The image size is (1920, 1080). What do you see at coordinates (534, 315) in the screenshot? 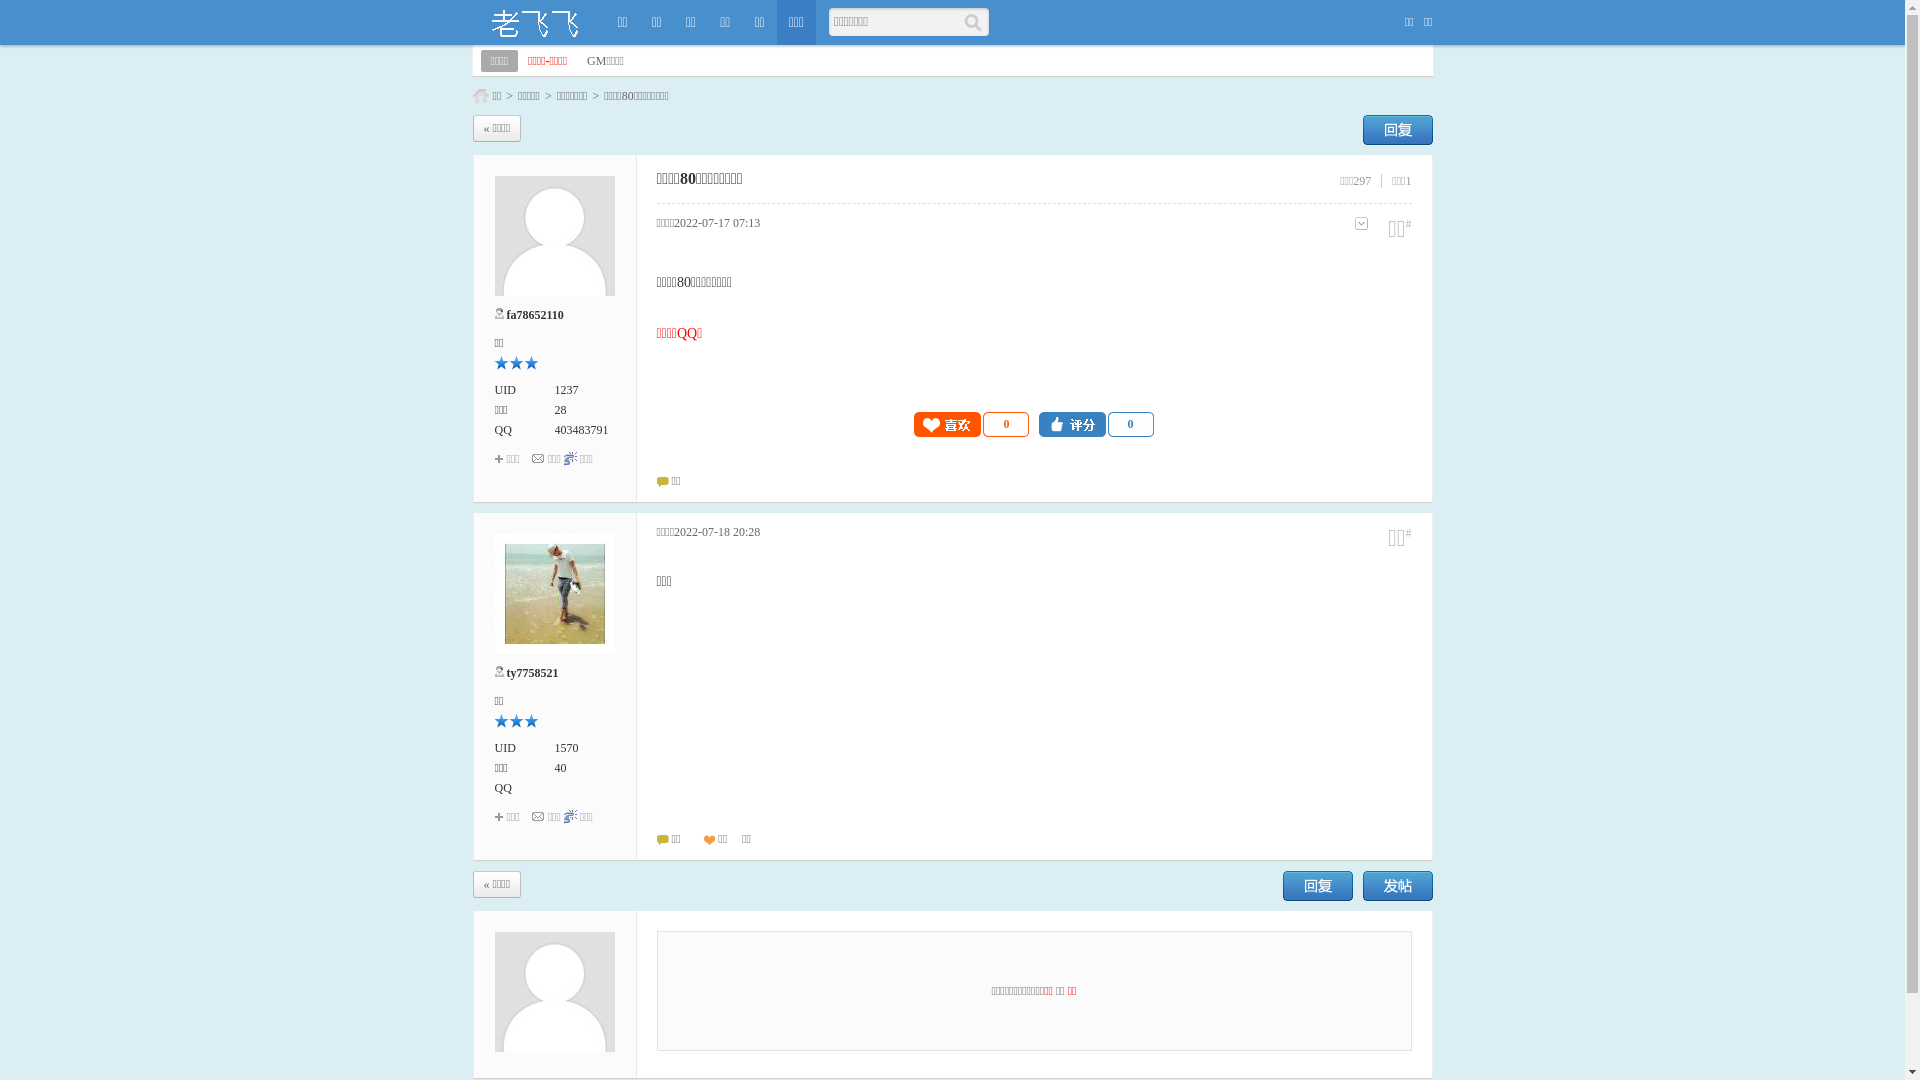
I see `'fa78652110'` at bounding box center [534, 315].